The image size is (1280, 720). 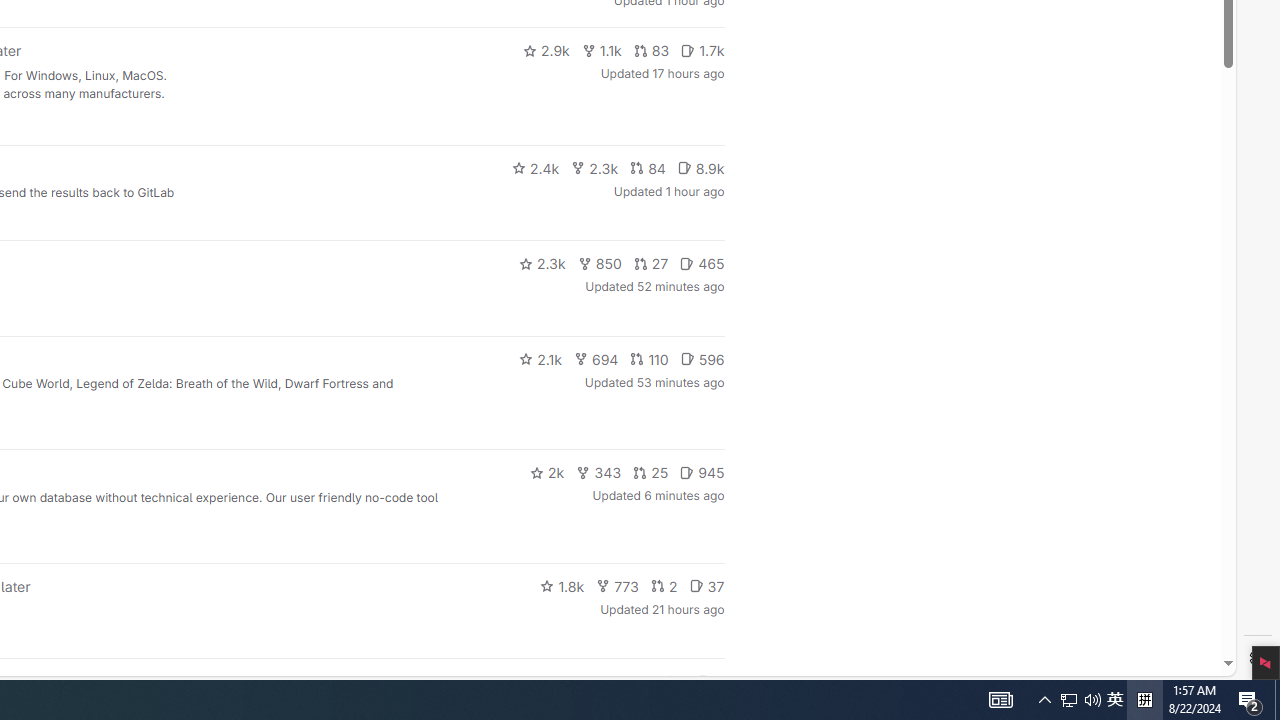 What do you see at coordinates (540, 357) in the screenshot?
I see `'2.1k'` at bounding box center [540, 357].